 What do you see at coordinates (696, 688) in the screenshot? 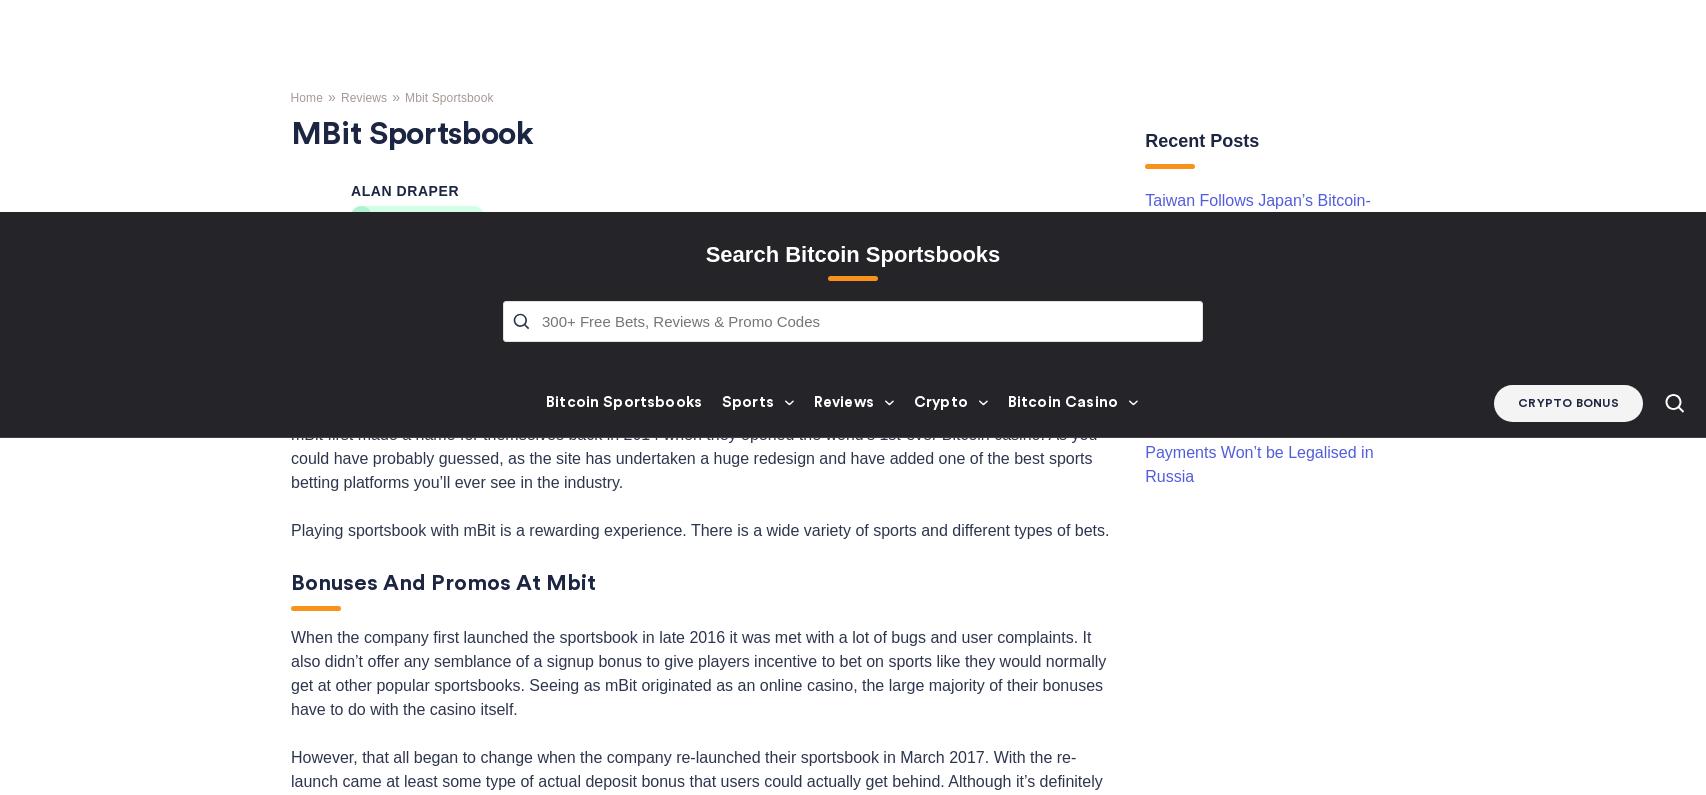
I see `'The only other thing that can be construed as a bonus offered by mBit are special proposition bets on certain sporting events. For example, mBit has paid out bonus monies to players who place a correct wager on the exact final score of a given sporting event. These events do happen, however, they are few and far between. The good news is they will normally shoot out emails the minute these types of bonuses are available, so just keep your inbox on alert!'` at bounding box center [696, 688].